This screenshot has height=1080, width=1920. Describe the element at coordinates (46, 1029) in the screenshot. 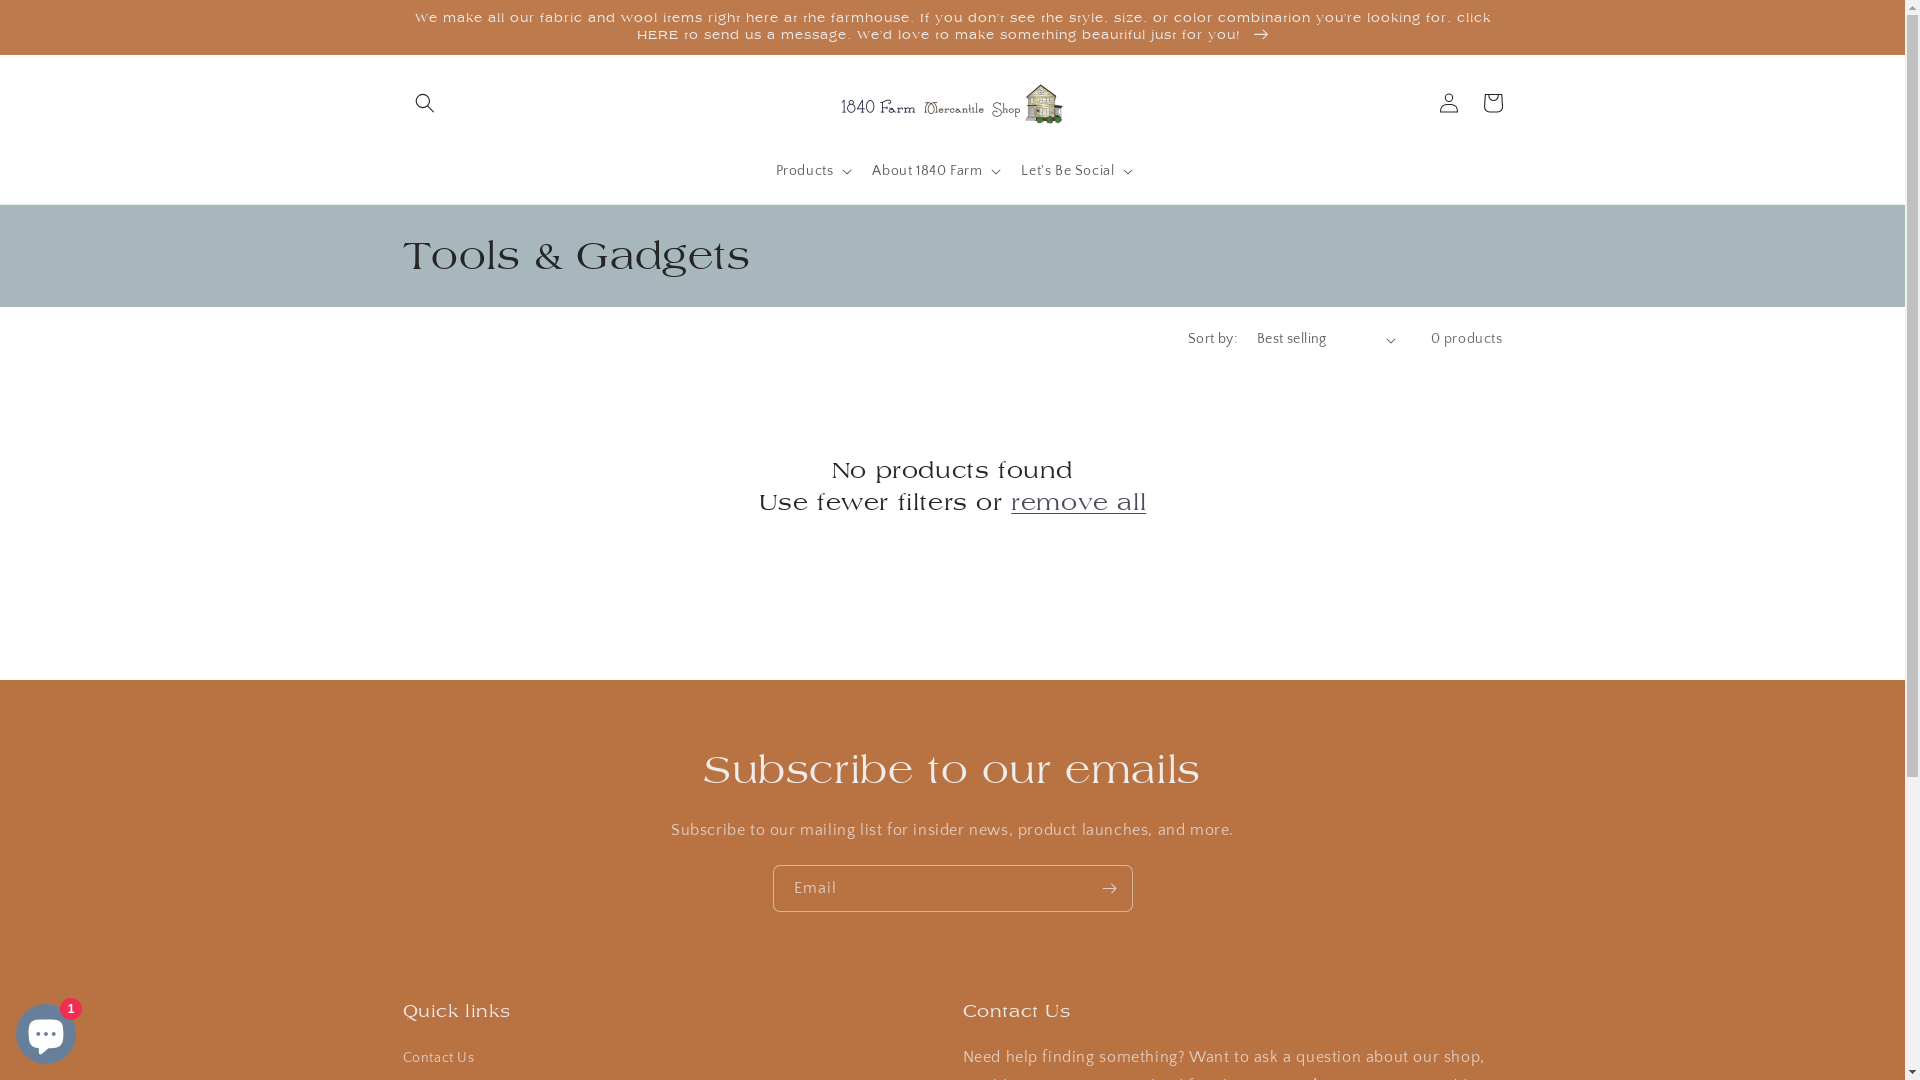

I see `'Shopify online store chat'` at that location.